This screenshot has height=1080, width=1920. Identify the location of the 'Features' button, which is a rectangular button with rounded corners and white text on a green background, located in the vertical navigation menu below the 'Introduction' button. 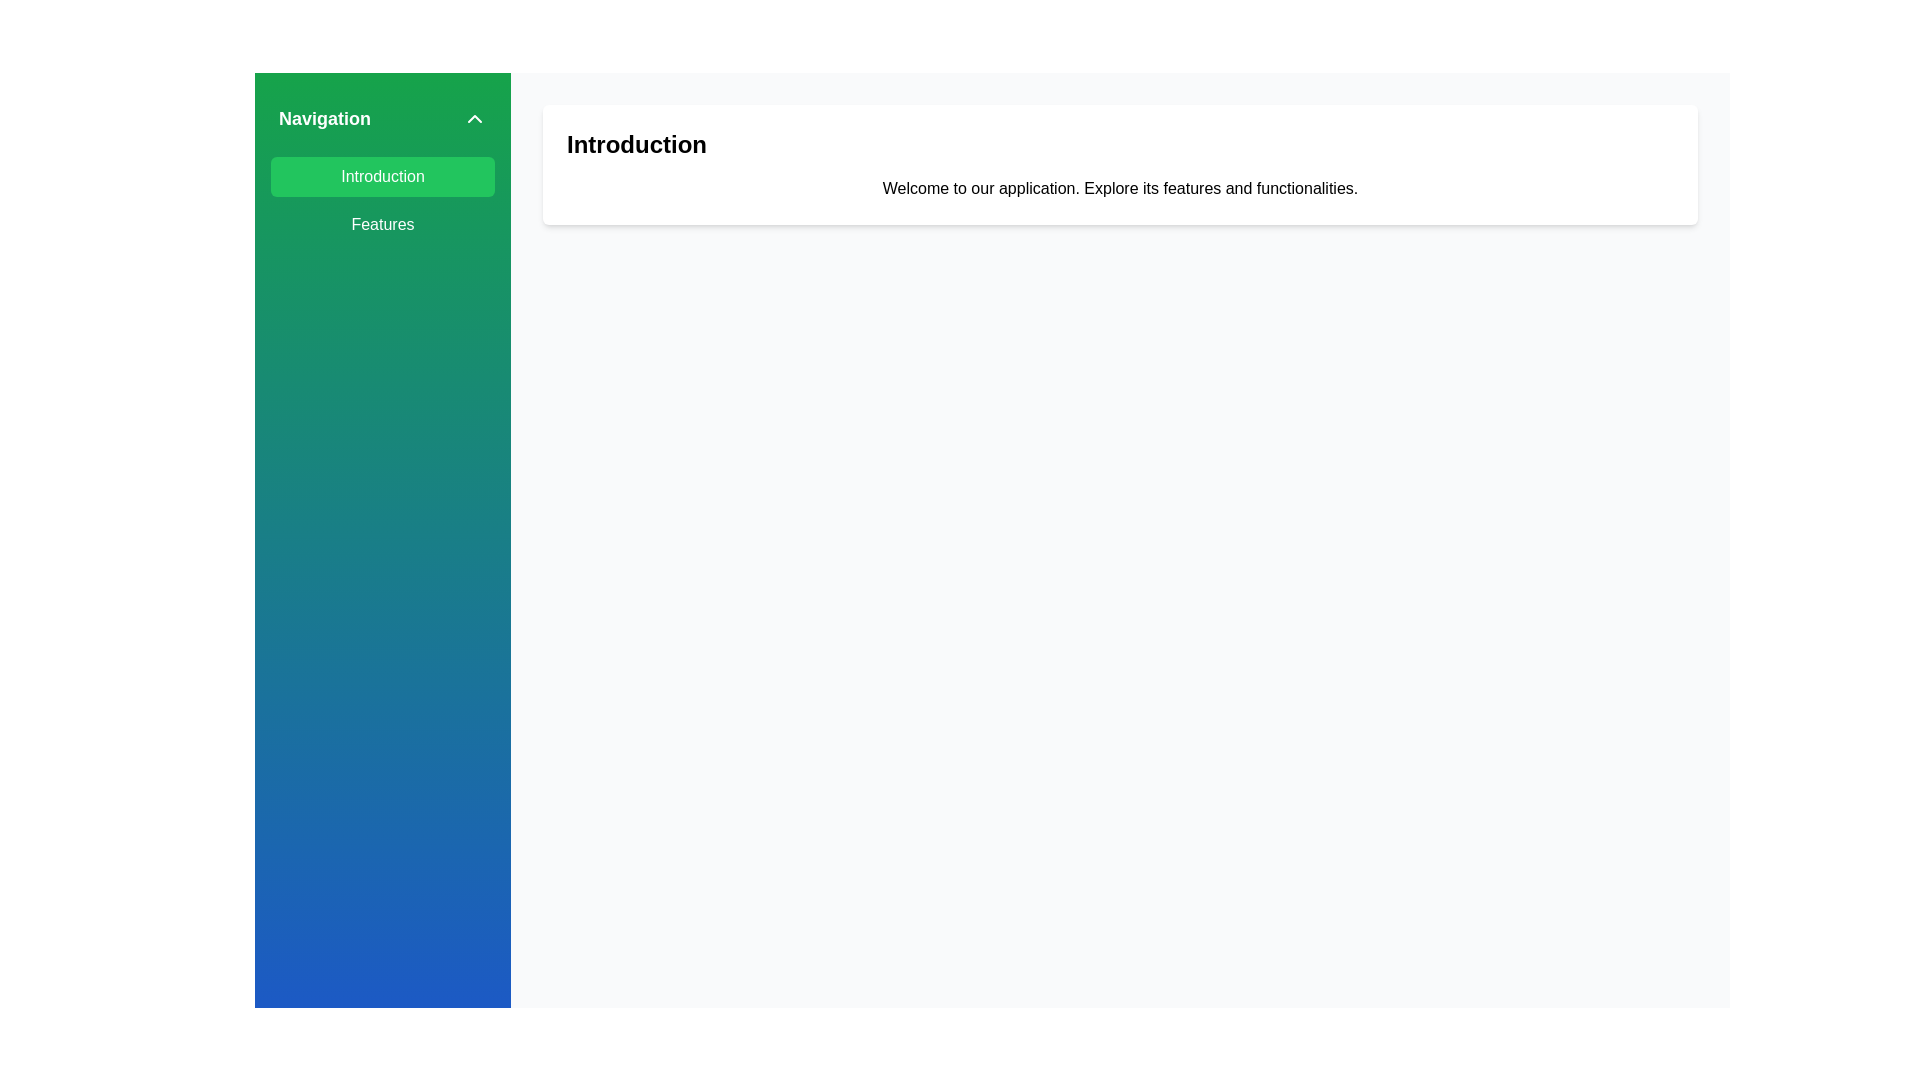
(383, 224).